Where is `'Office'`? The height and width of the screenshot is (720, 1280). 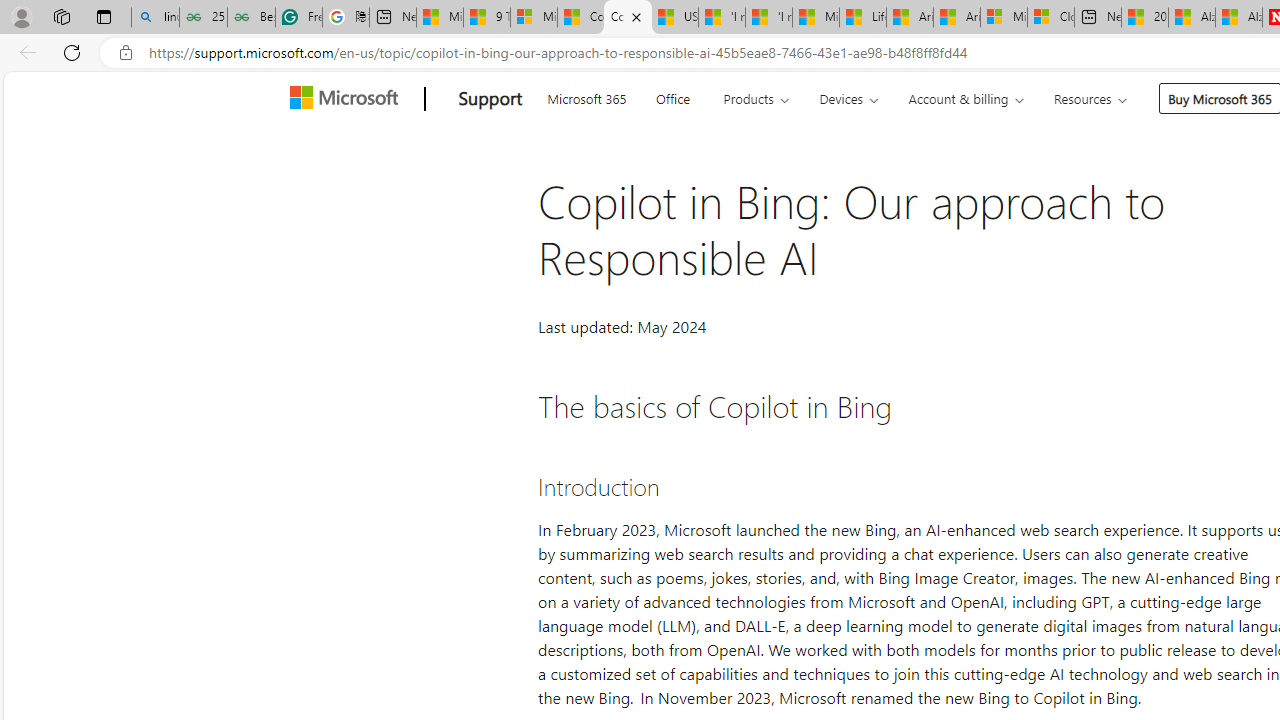 'Office' is located at coordinates (672, 96).